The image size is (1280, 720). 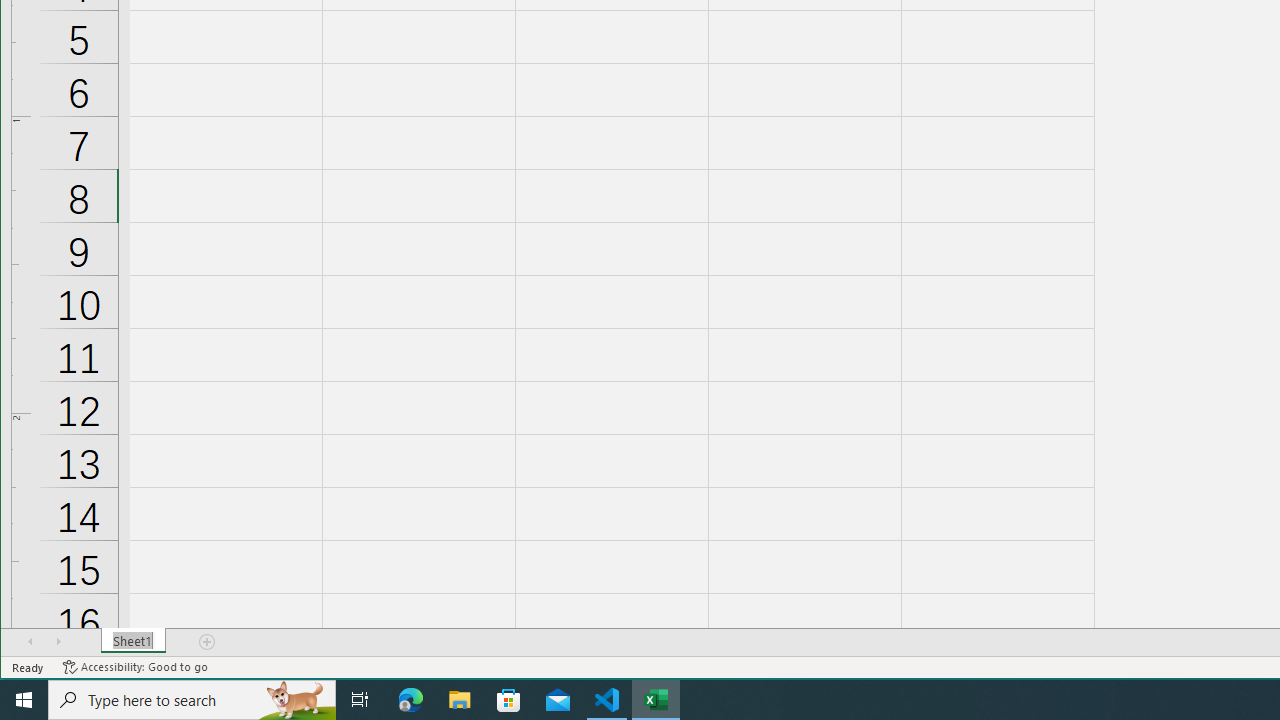 What do you see at coordinates (656, 698) in the screenshot?
I see `'Excel - 1 running window'` at bounding box center [656, 698].